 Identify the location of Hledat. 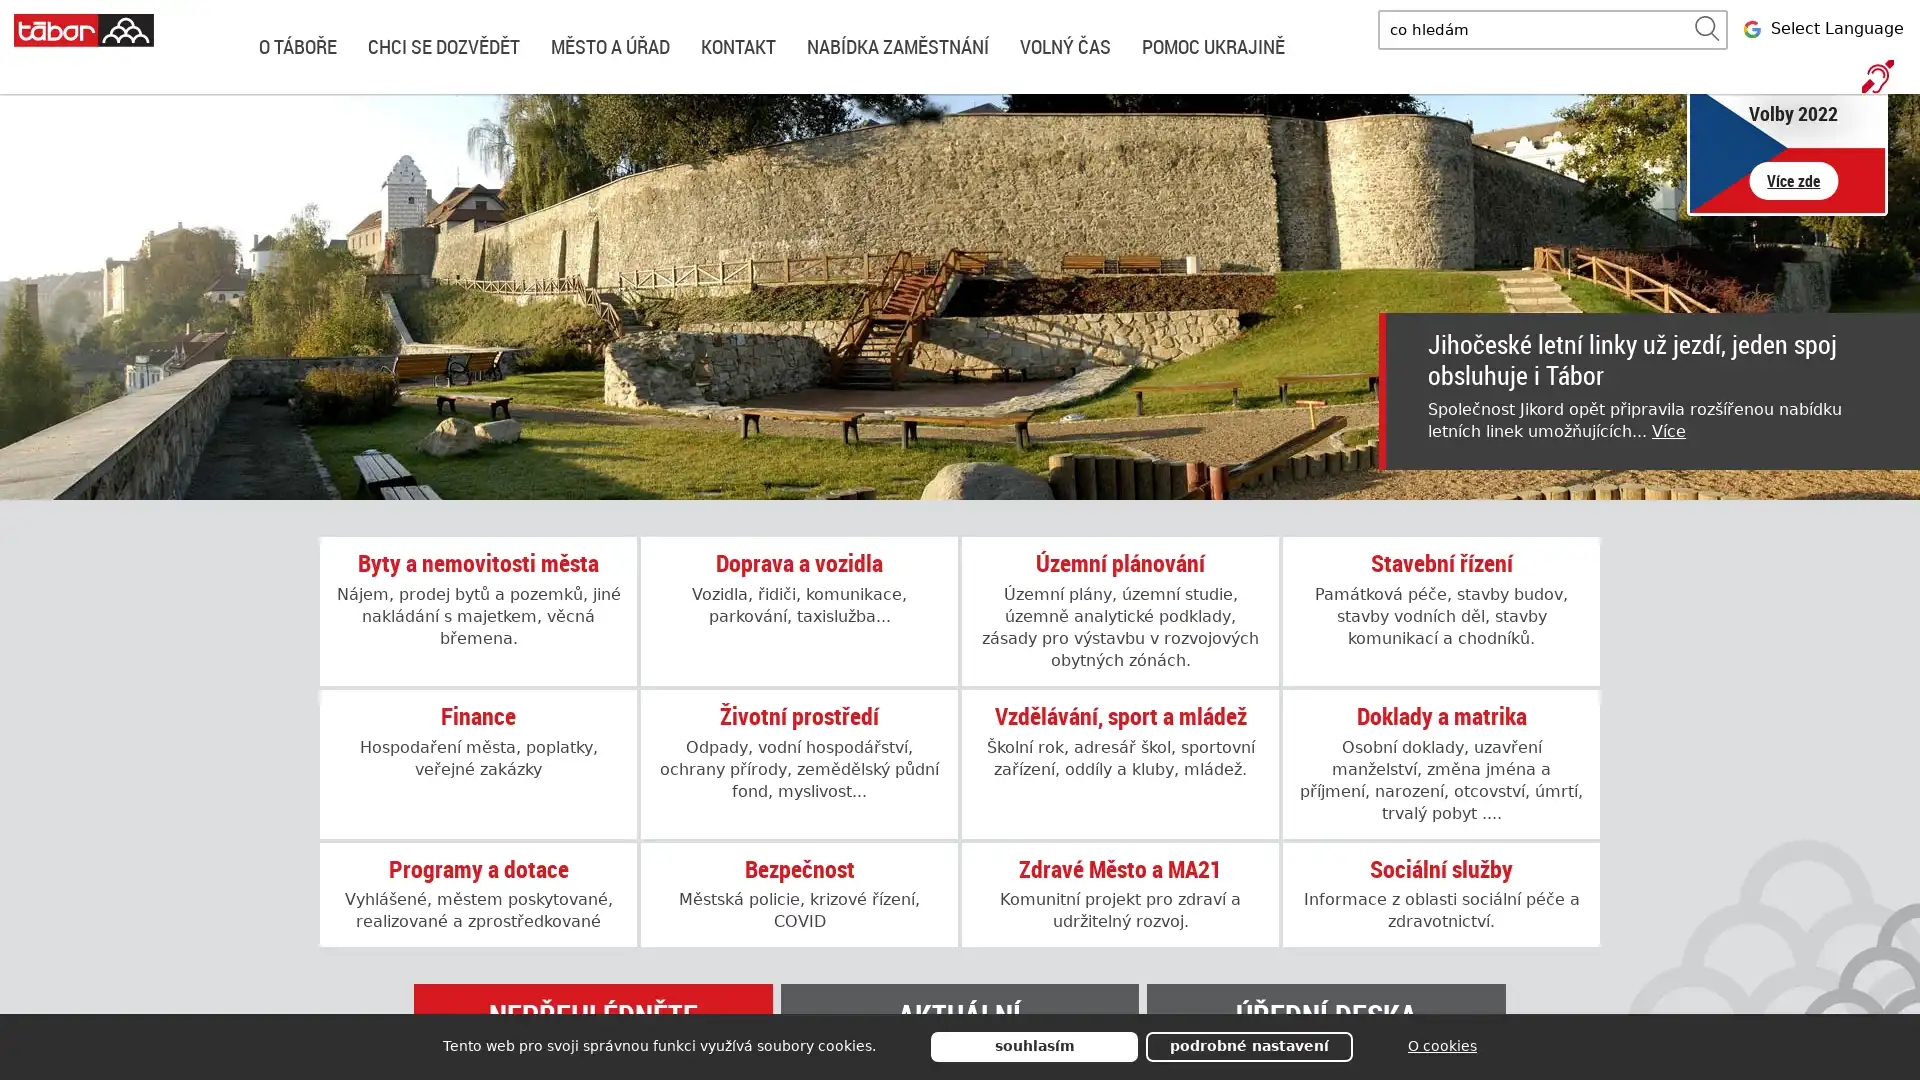
(1706, 29).